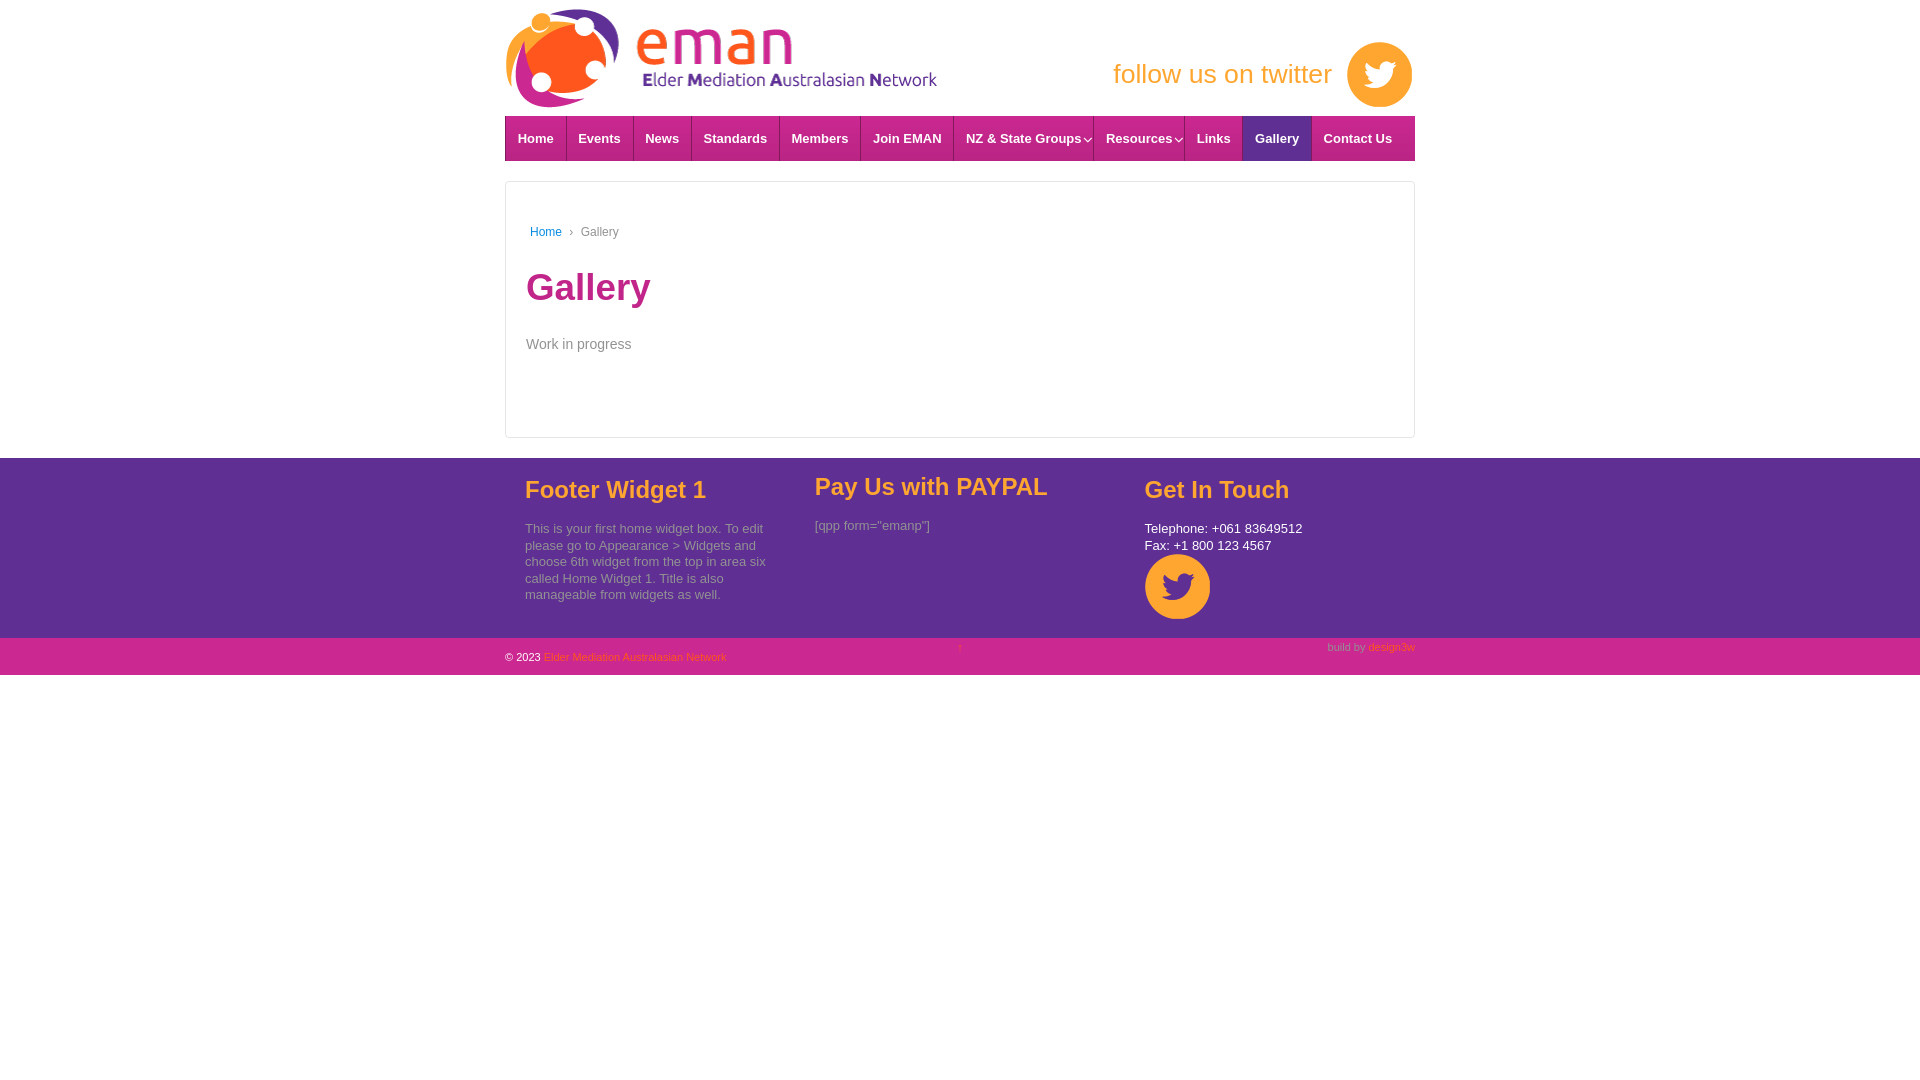 Image resolution: width=1920 pixels, height=1080 pixels. Describe the element at coordinates (536, 137) in the screenshot. I see `'Home'` at that location.